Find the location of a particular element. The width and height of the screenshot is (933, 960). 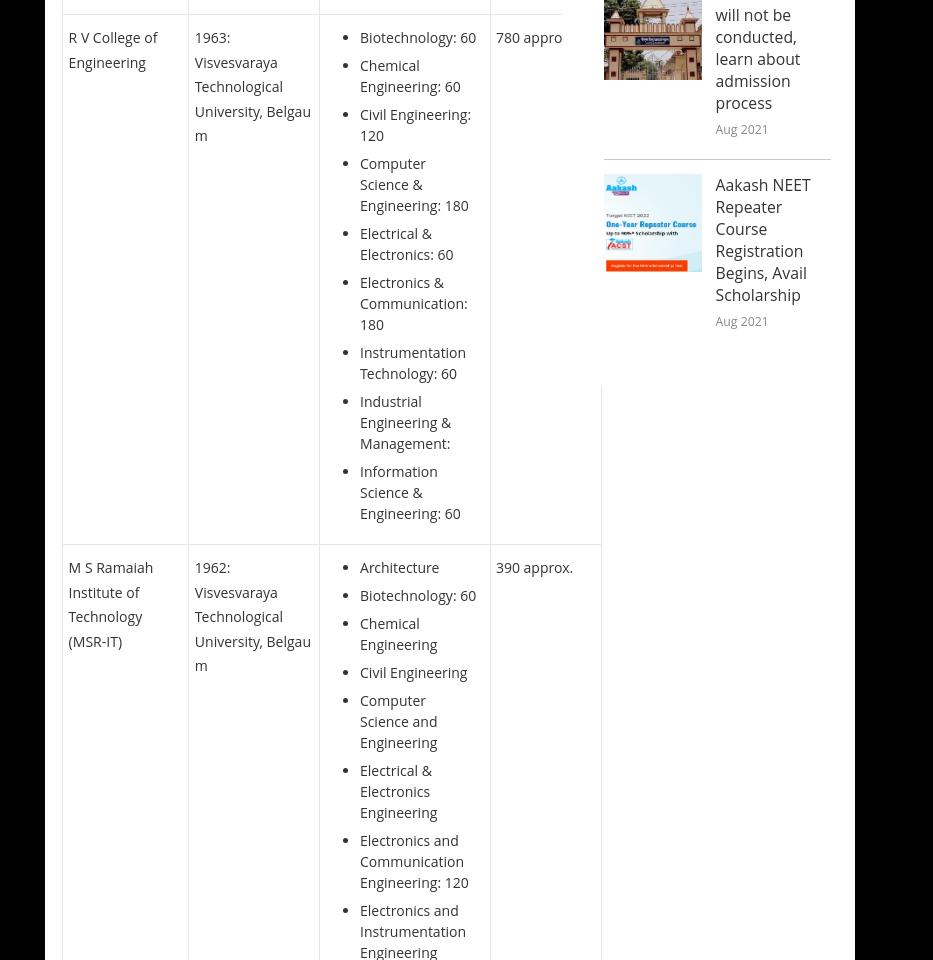

'780 approx.' is located at coordinates (532, 36).